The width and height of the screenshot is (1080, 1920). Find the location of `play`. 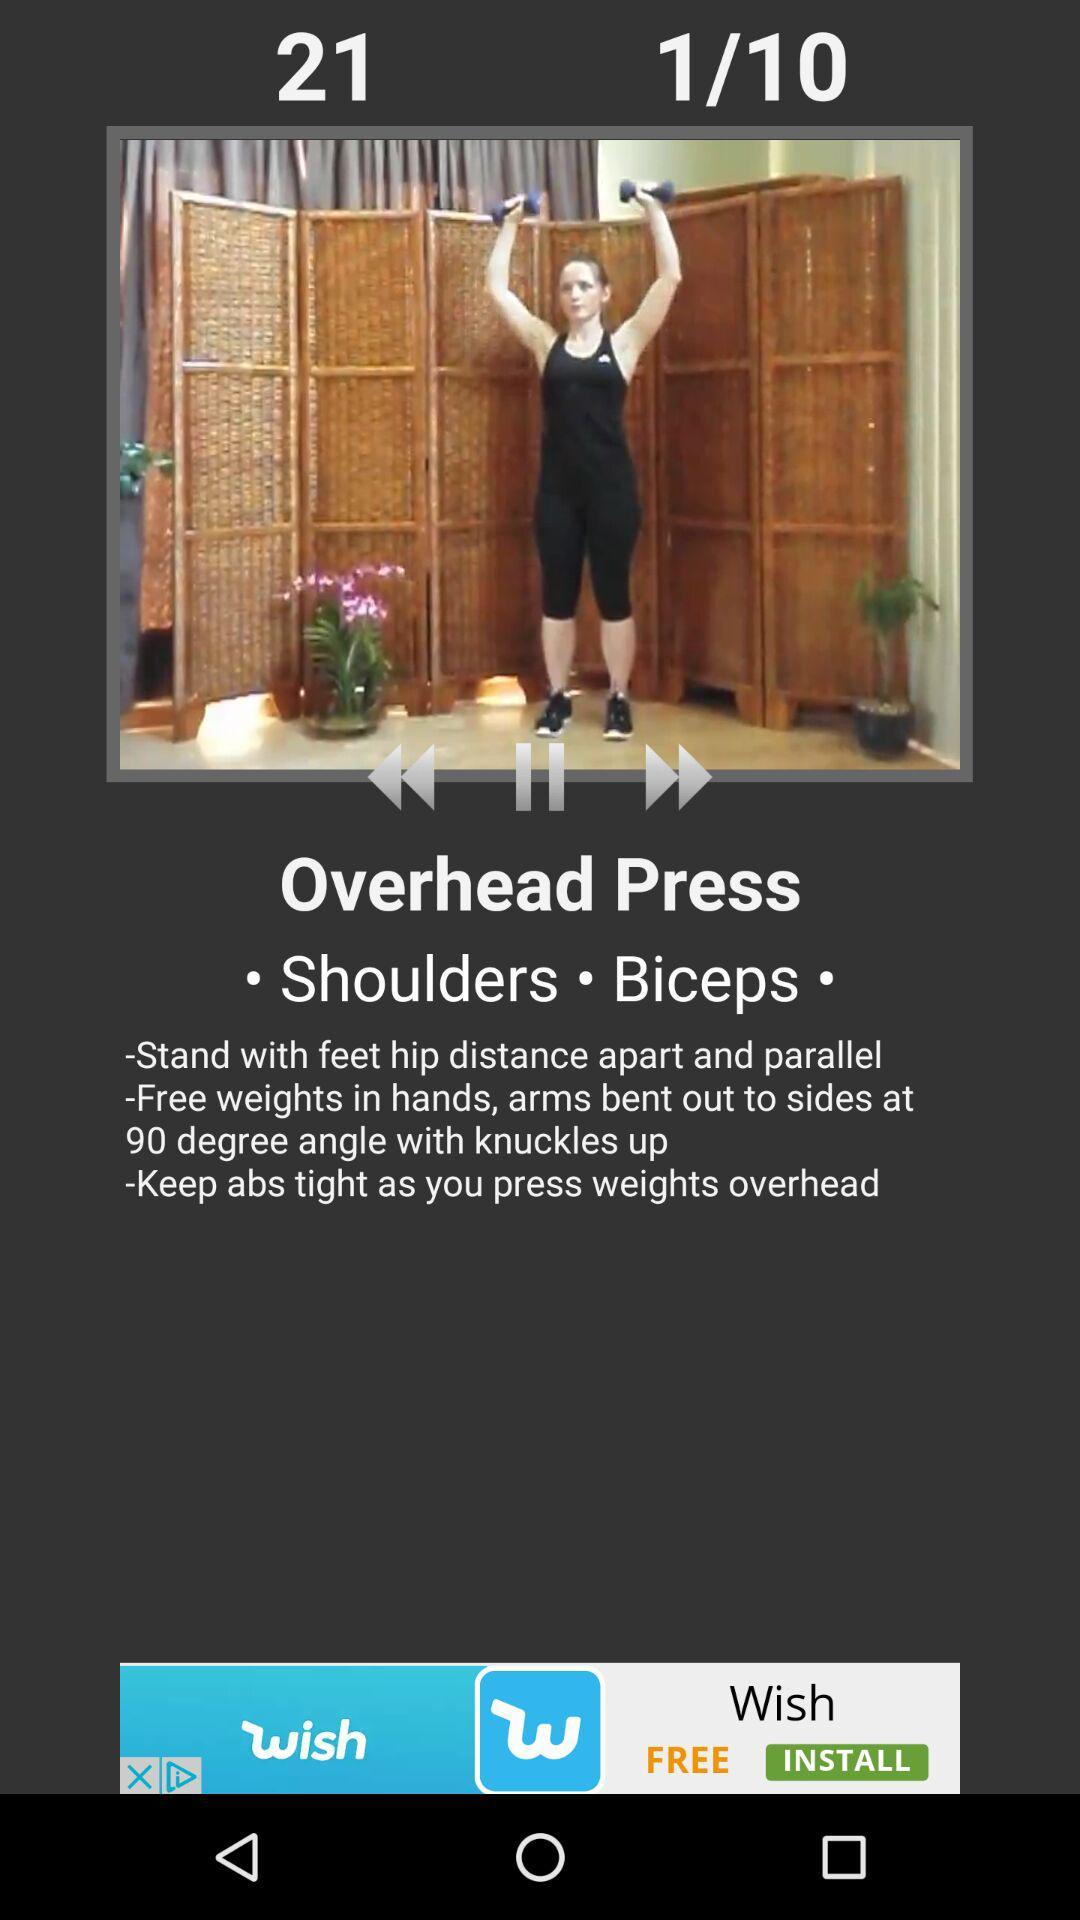

play is located at coordinates (540, 776).